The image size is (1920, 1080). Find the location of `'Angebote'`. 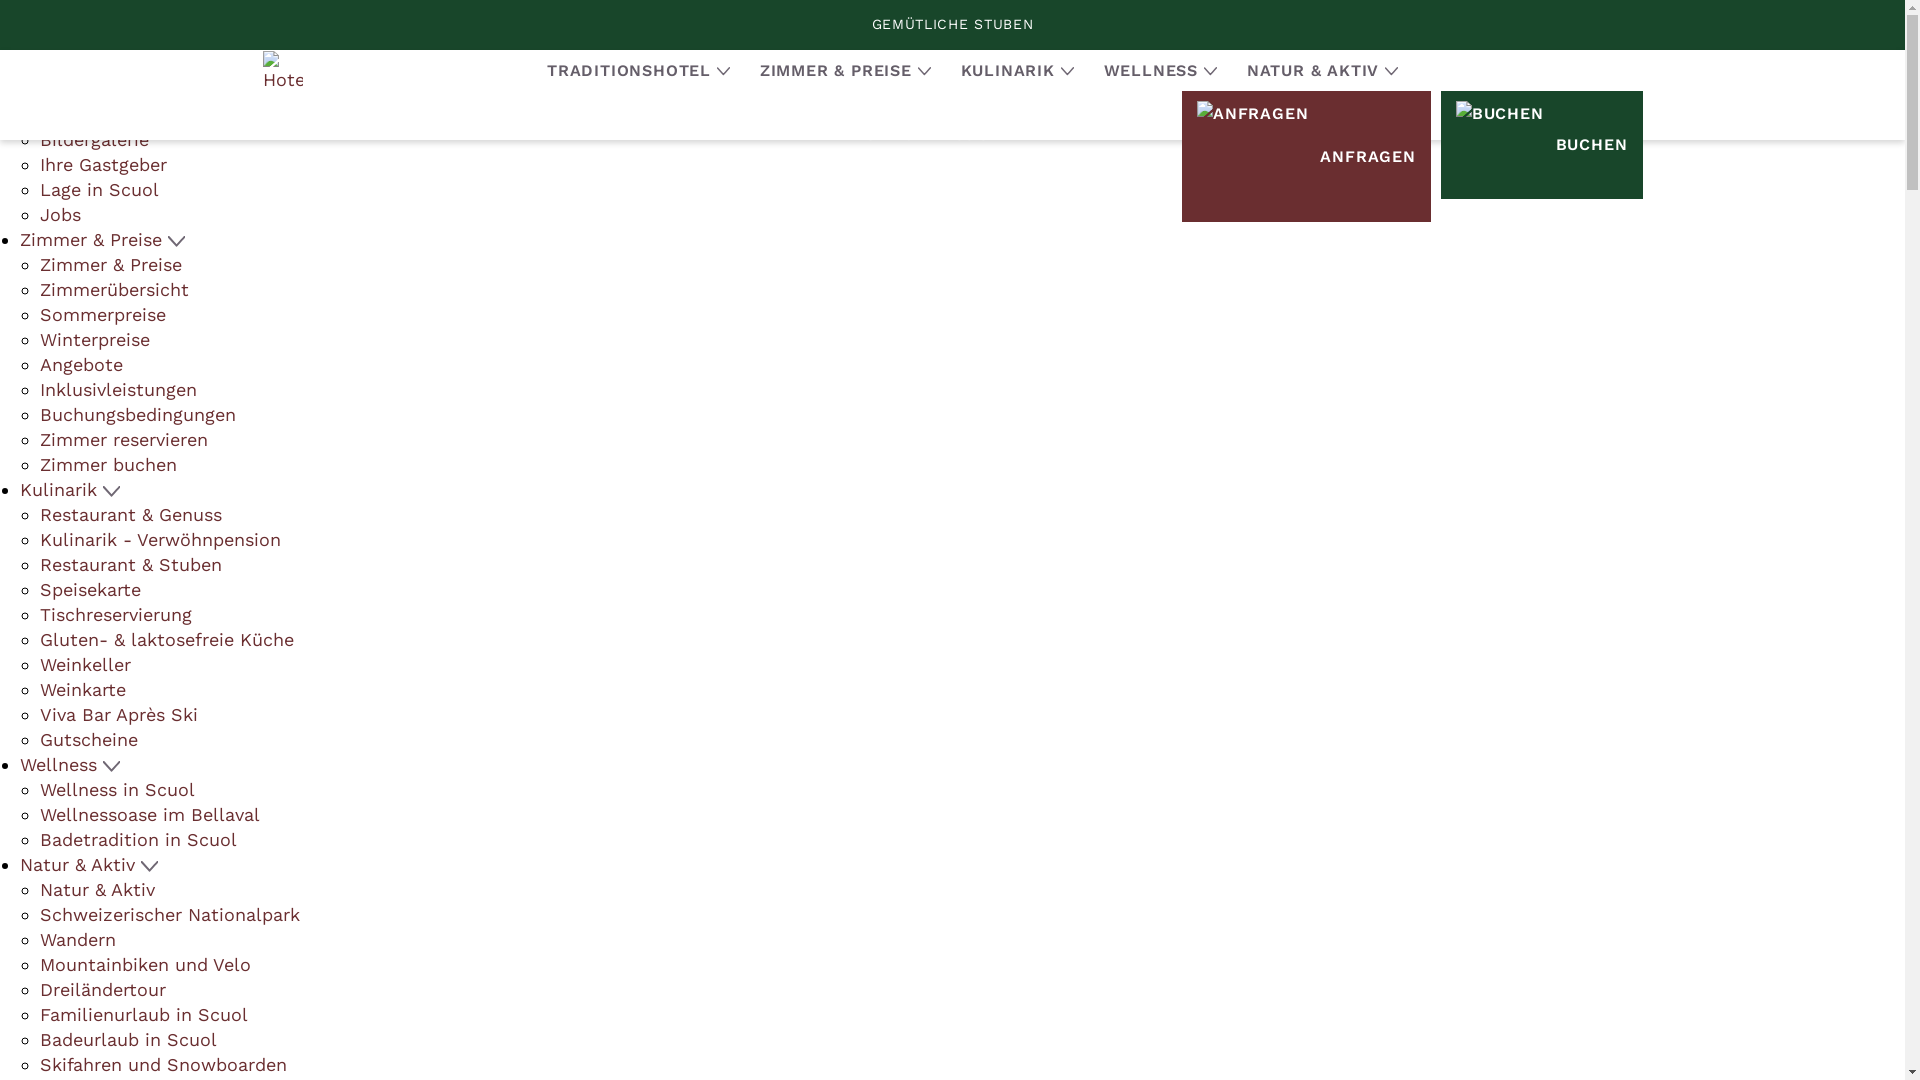

'Angebote' is located at coordinates (80, 364).